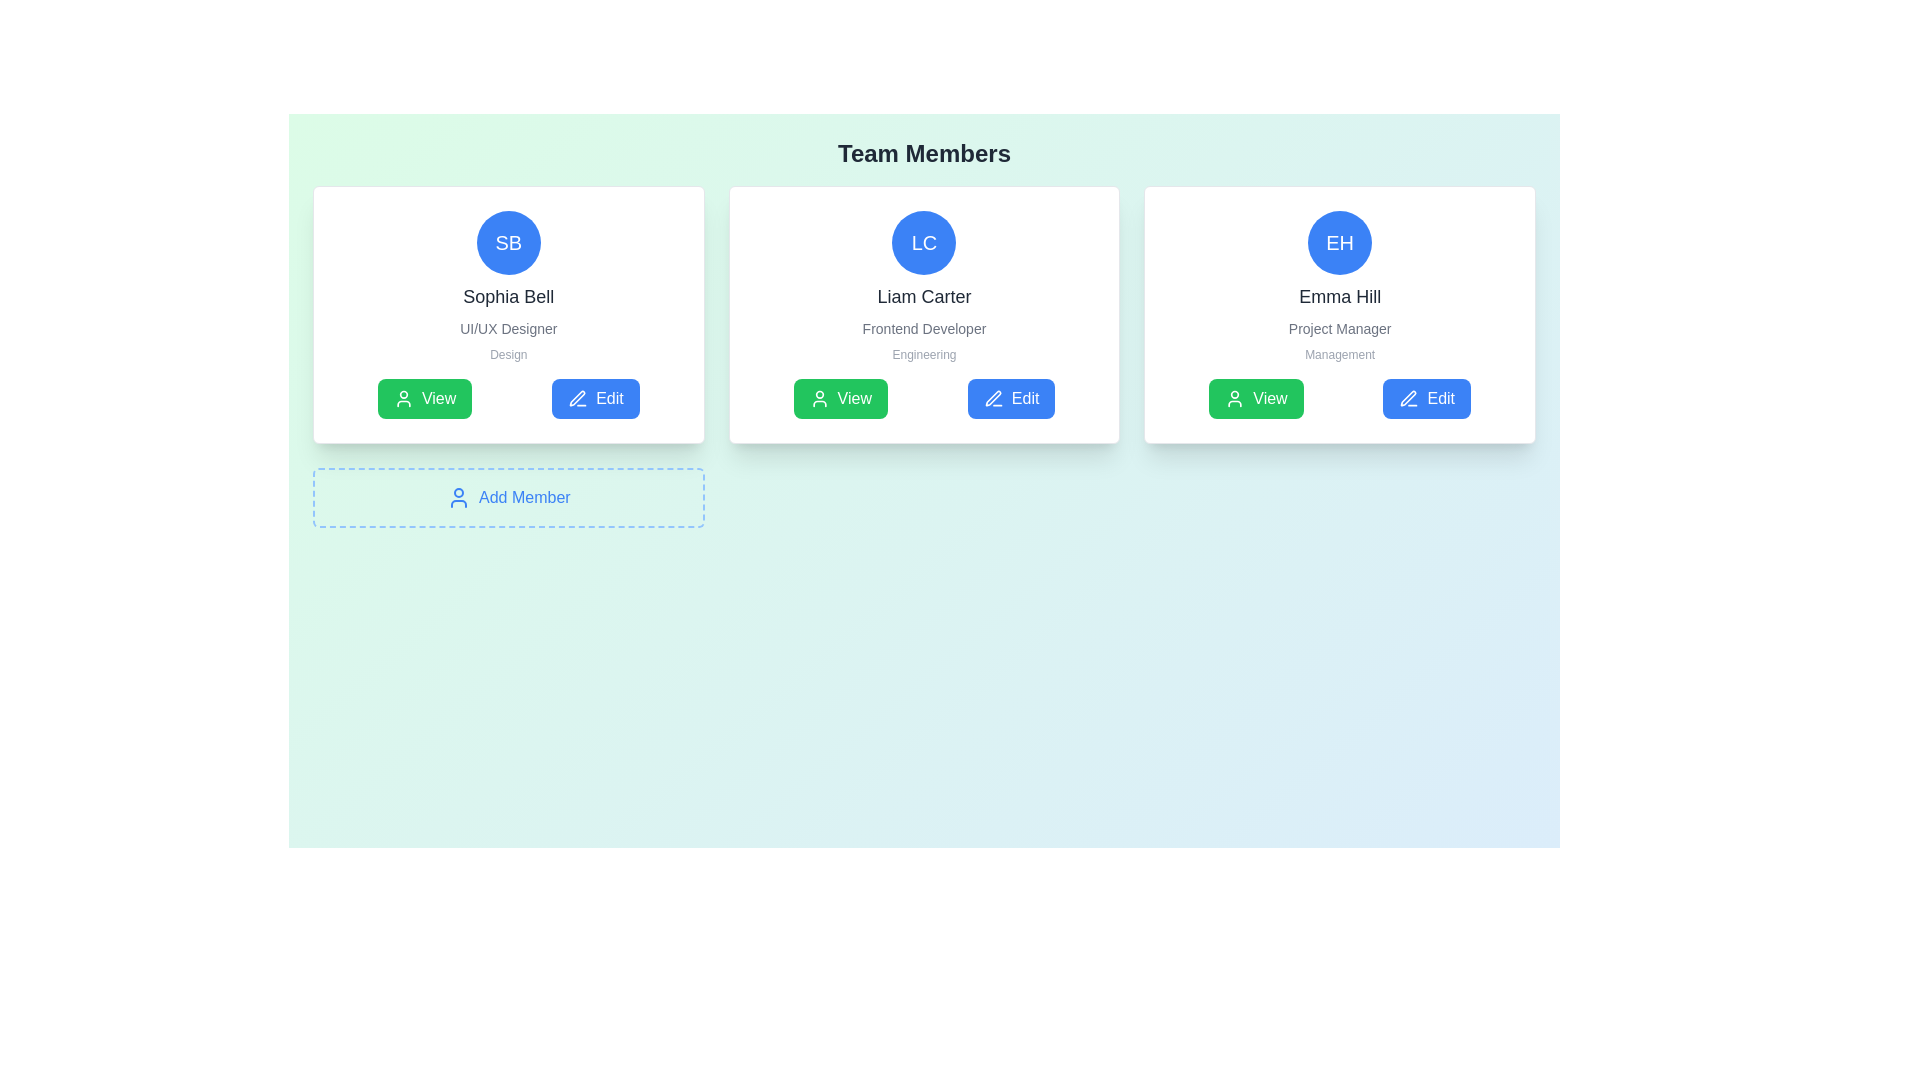 This screenshot has height=1080, width=1920. I want to click on the 'Add Member' static informational component, which features a dashed blue border and a user profile icon on the left, so click(508, 496).